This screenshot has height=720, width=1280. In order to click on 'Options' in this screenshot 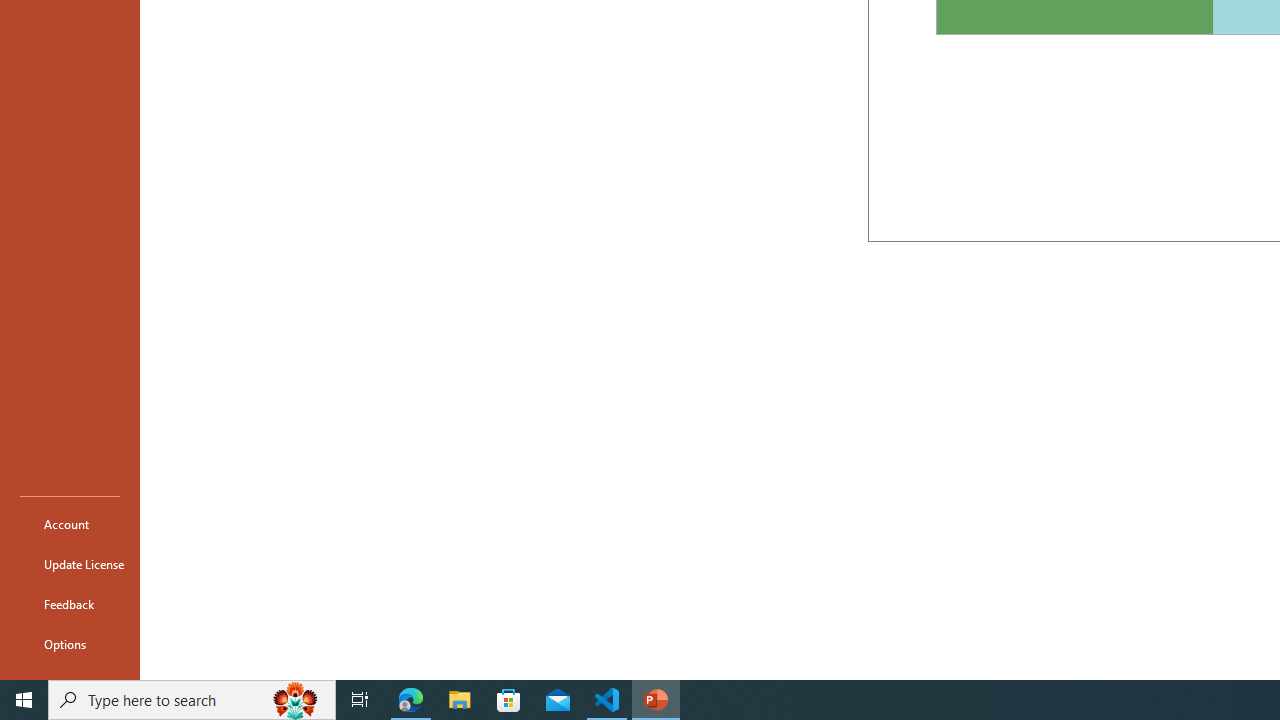, I will do `click(69, 644)`.